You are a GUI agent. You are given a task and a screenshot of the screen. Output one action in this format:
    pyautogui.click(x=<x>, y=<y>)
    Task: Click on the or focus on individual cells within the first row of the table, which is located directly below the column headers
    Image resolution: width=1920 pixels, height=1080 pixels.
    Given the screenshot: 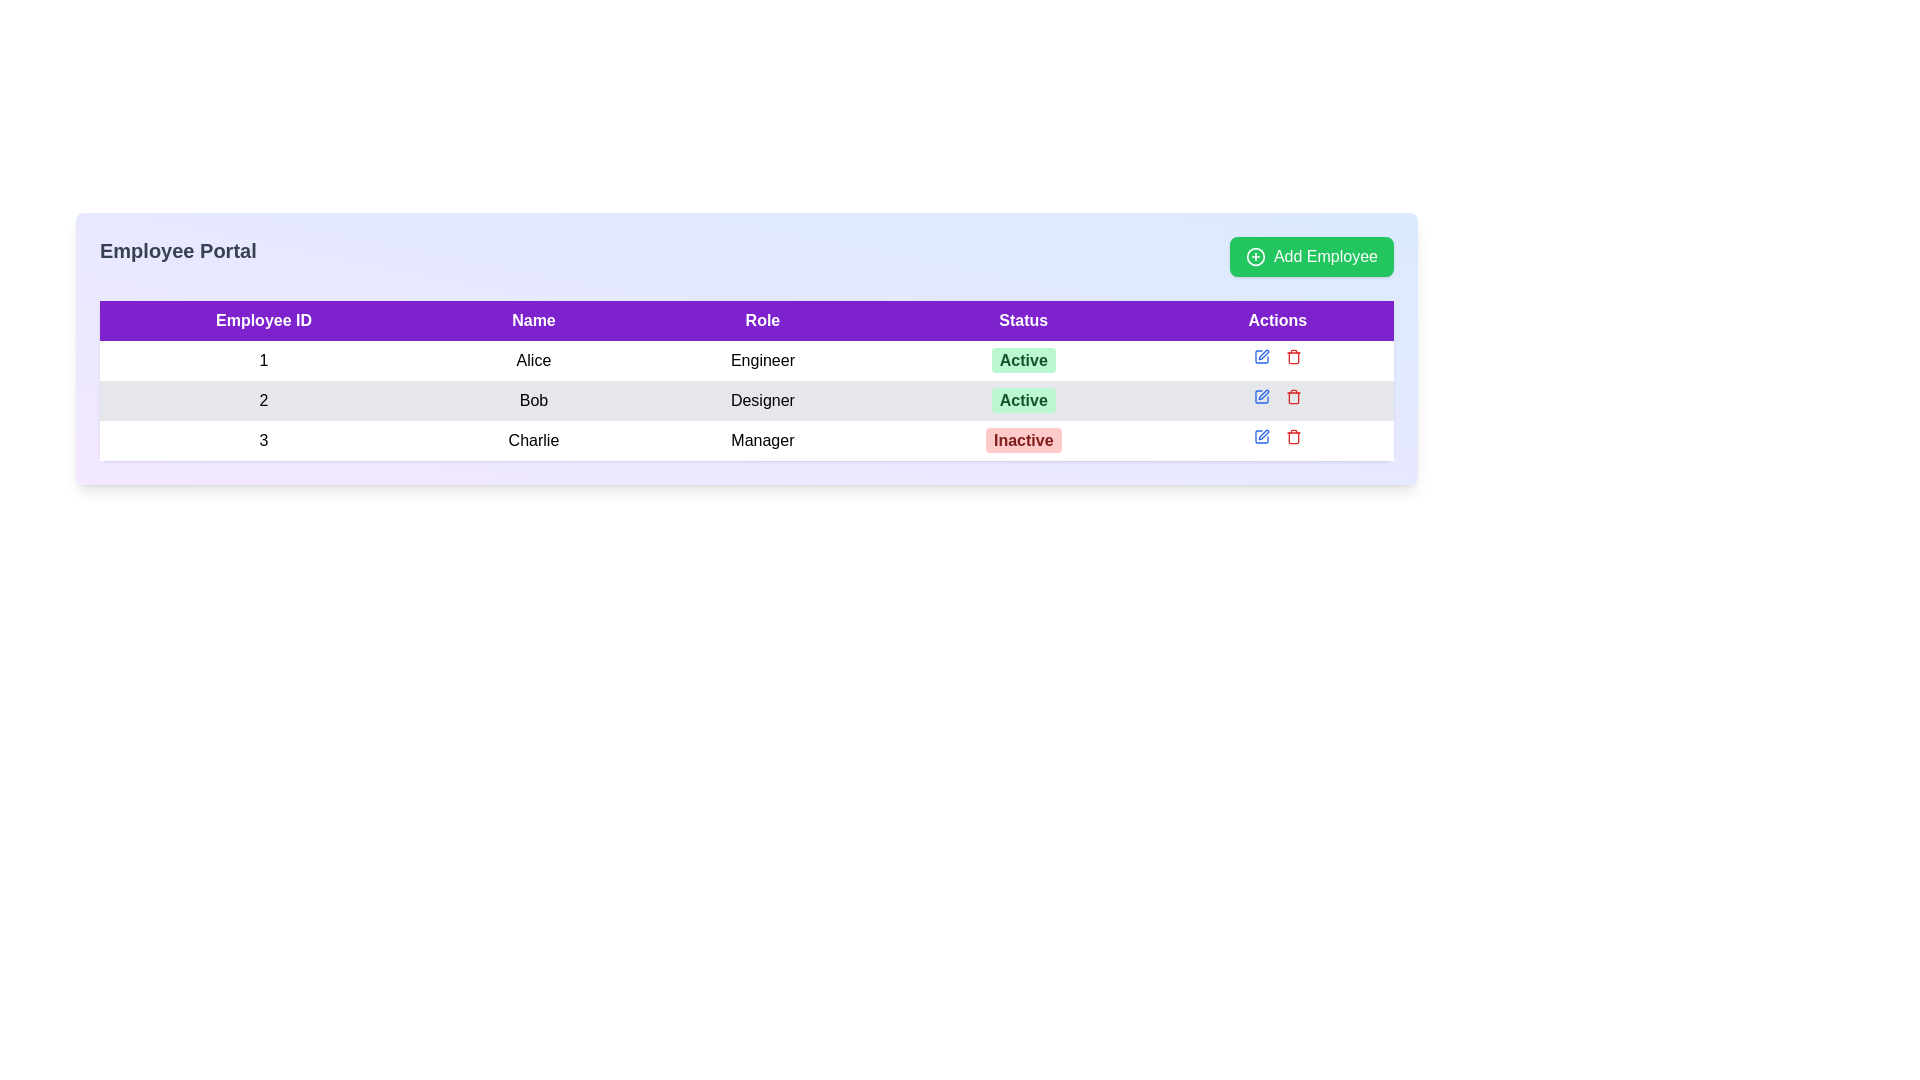 What is the action you would take?
    pyautogui.click(x=746, y=361)
    